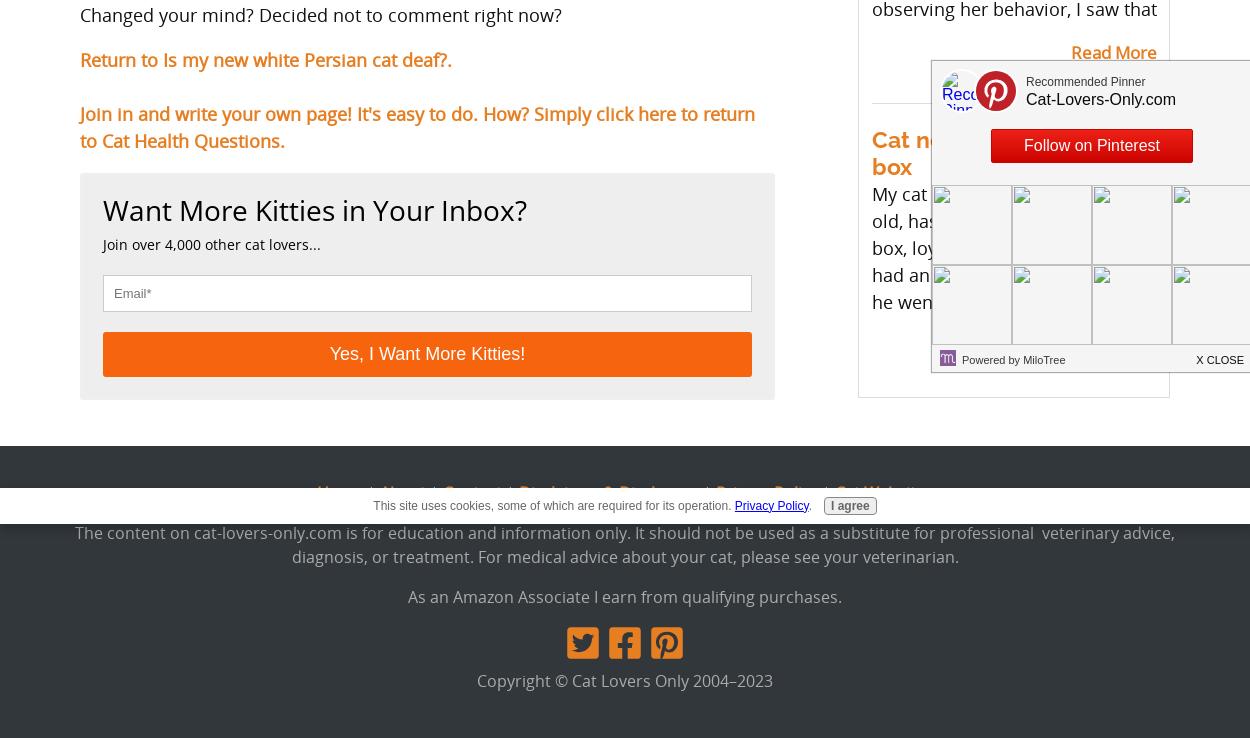  Describe the element at coordinates (625, 542) in the screenshot. I see `'The content on cat-lovers-only.com is for education and information only. It should not be used as a substitute for professional  veterinary advice, diagnosis, or treatment. For medical advice about your cat, please see your veterinarian.'` at that location.